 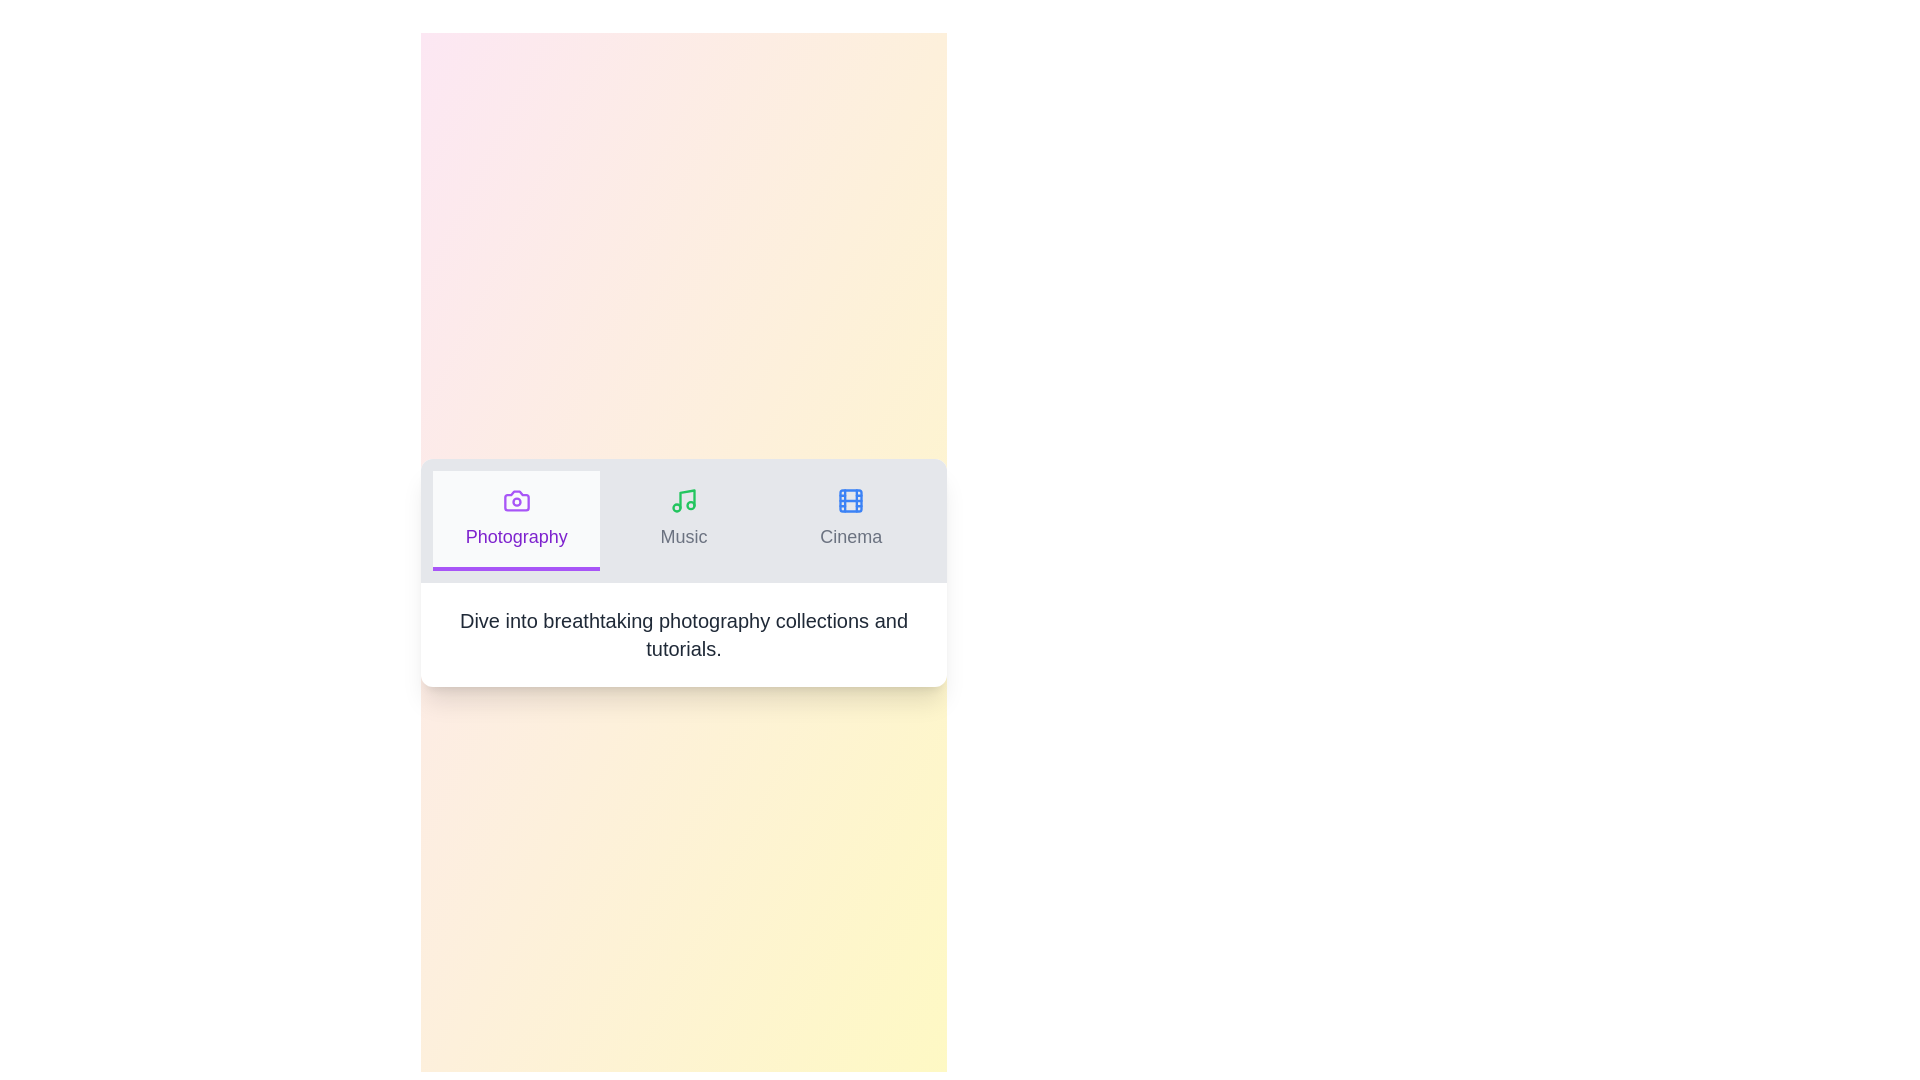 I want to click on the Cinema tab by clicking its button, so click(x=851, y=519).